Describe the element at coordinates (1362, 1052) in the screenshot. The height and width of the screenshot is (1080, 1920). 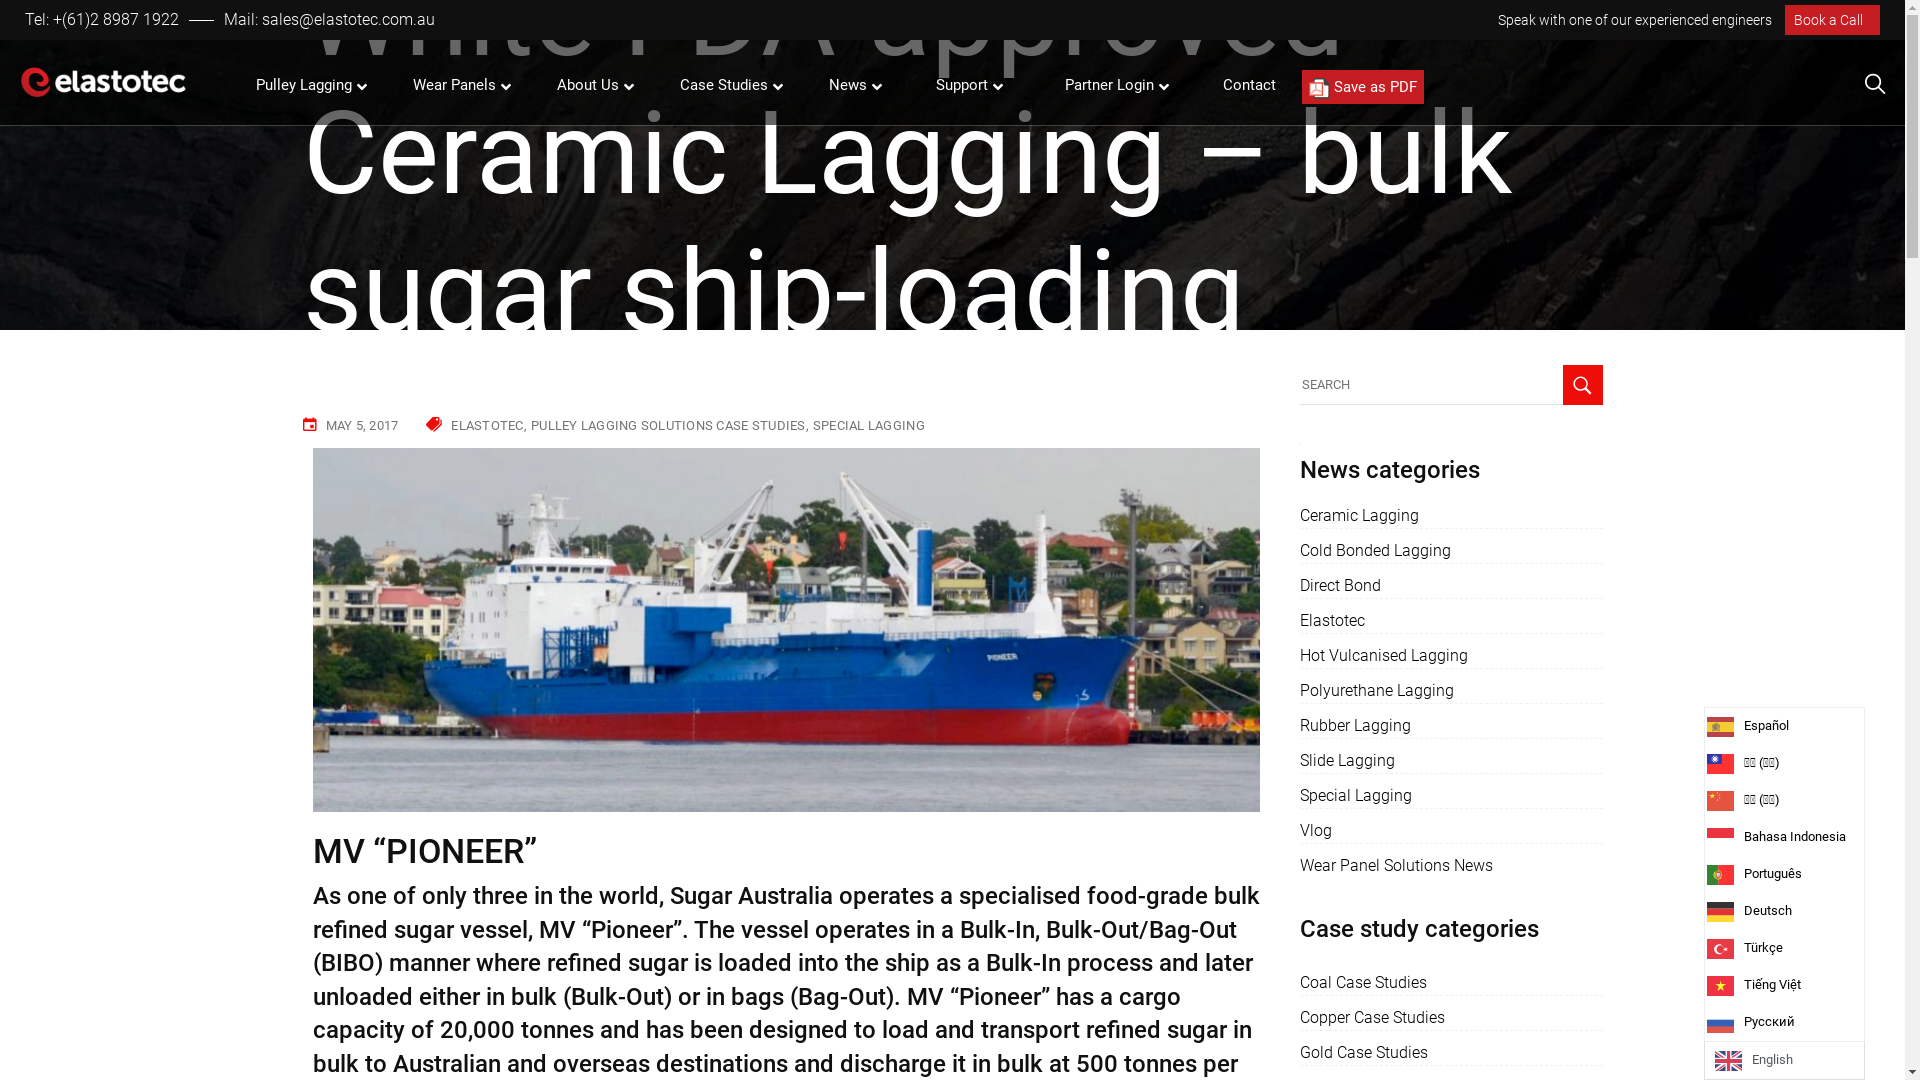
I see `'Gold Case Studies'` at that location.